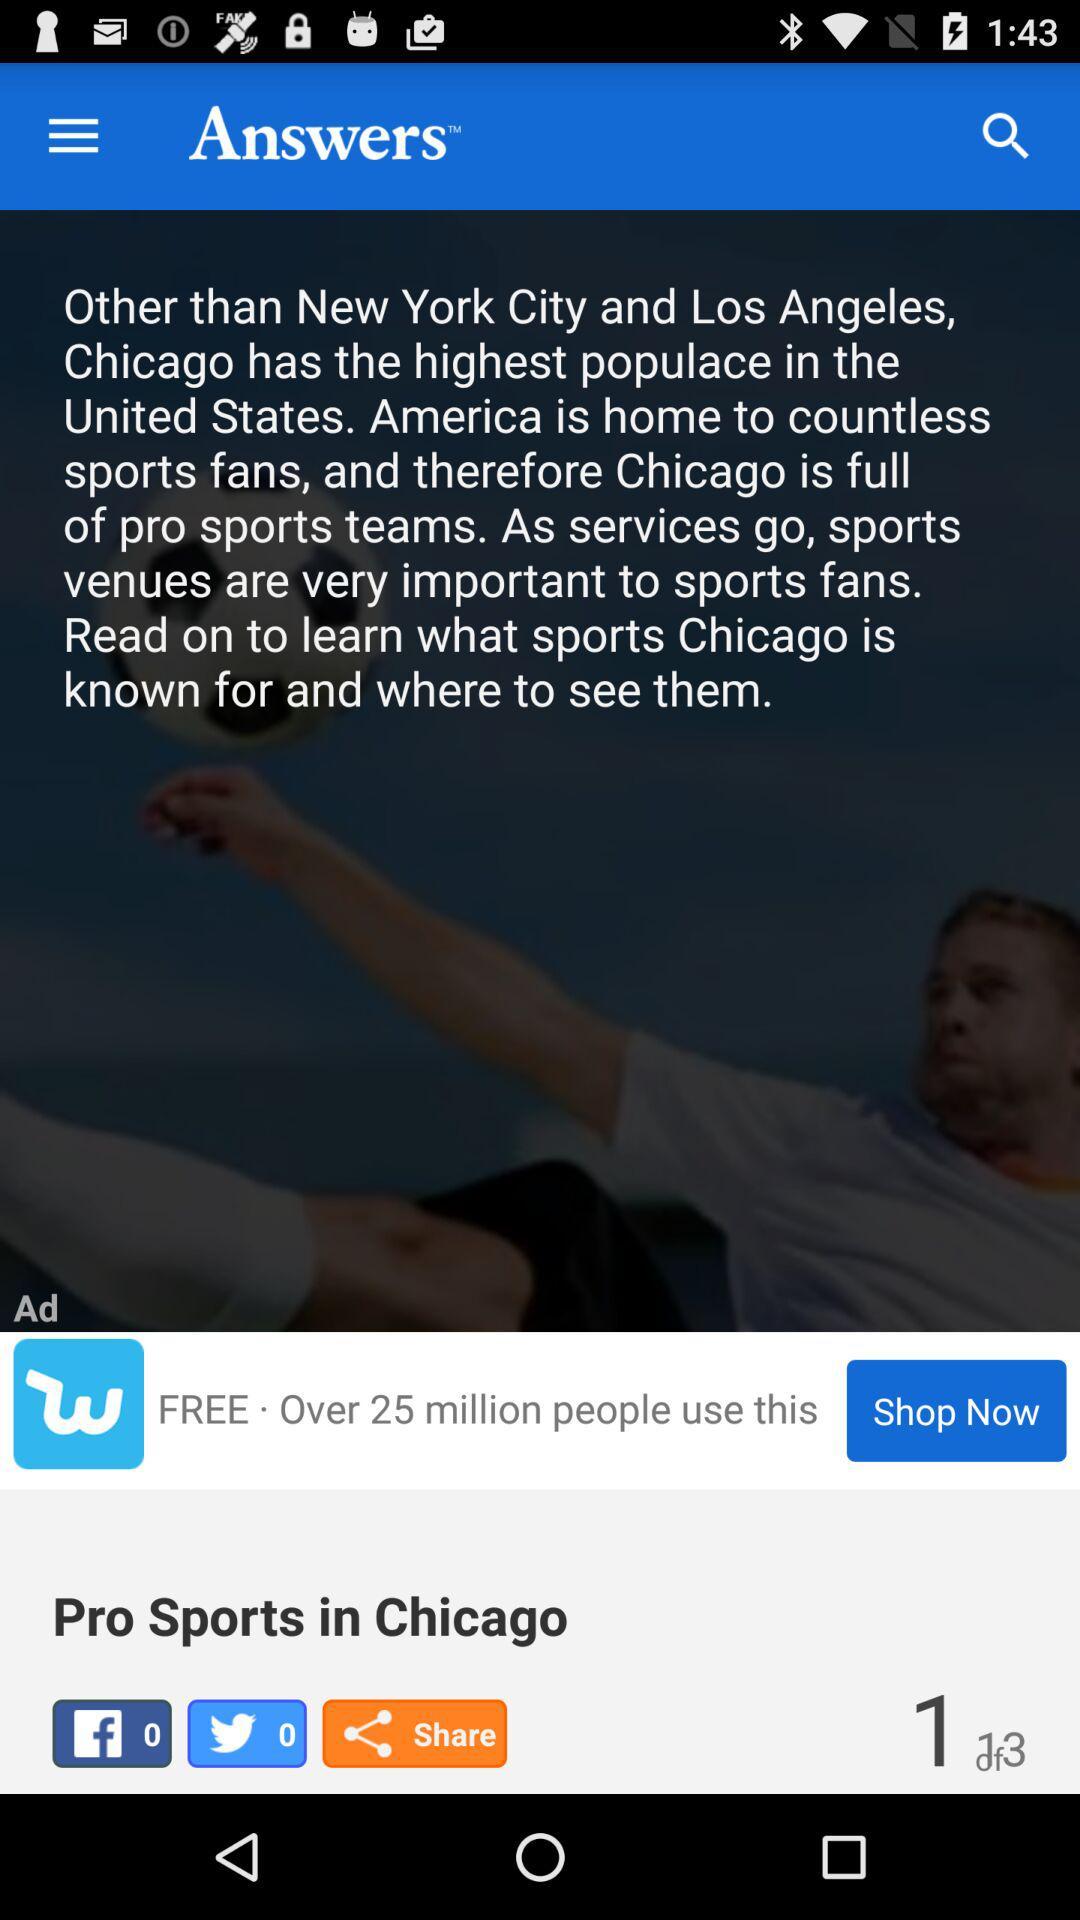 This screenshot has width=1080, height=1920. What do you see at coordinates (72, 145) in the screenshot?
I see `the menu icon` at bounding box center [72, 145].